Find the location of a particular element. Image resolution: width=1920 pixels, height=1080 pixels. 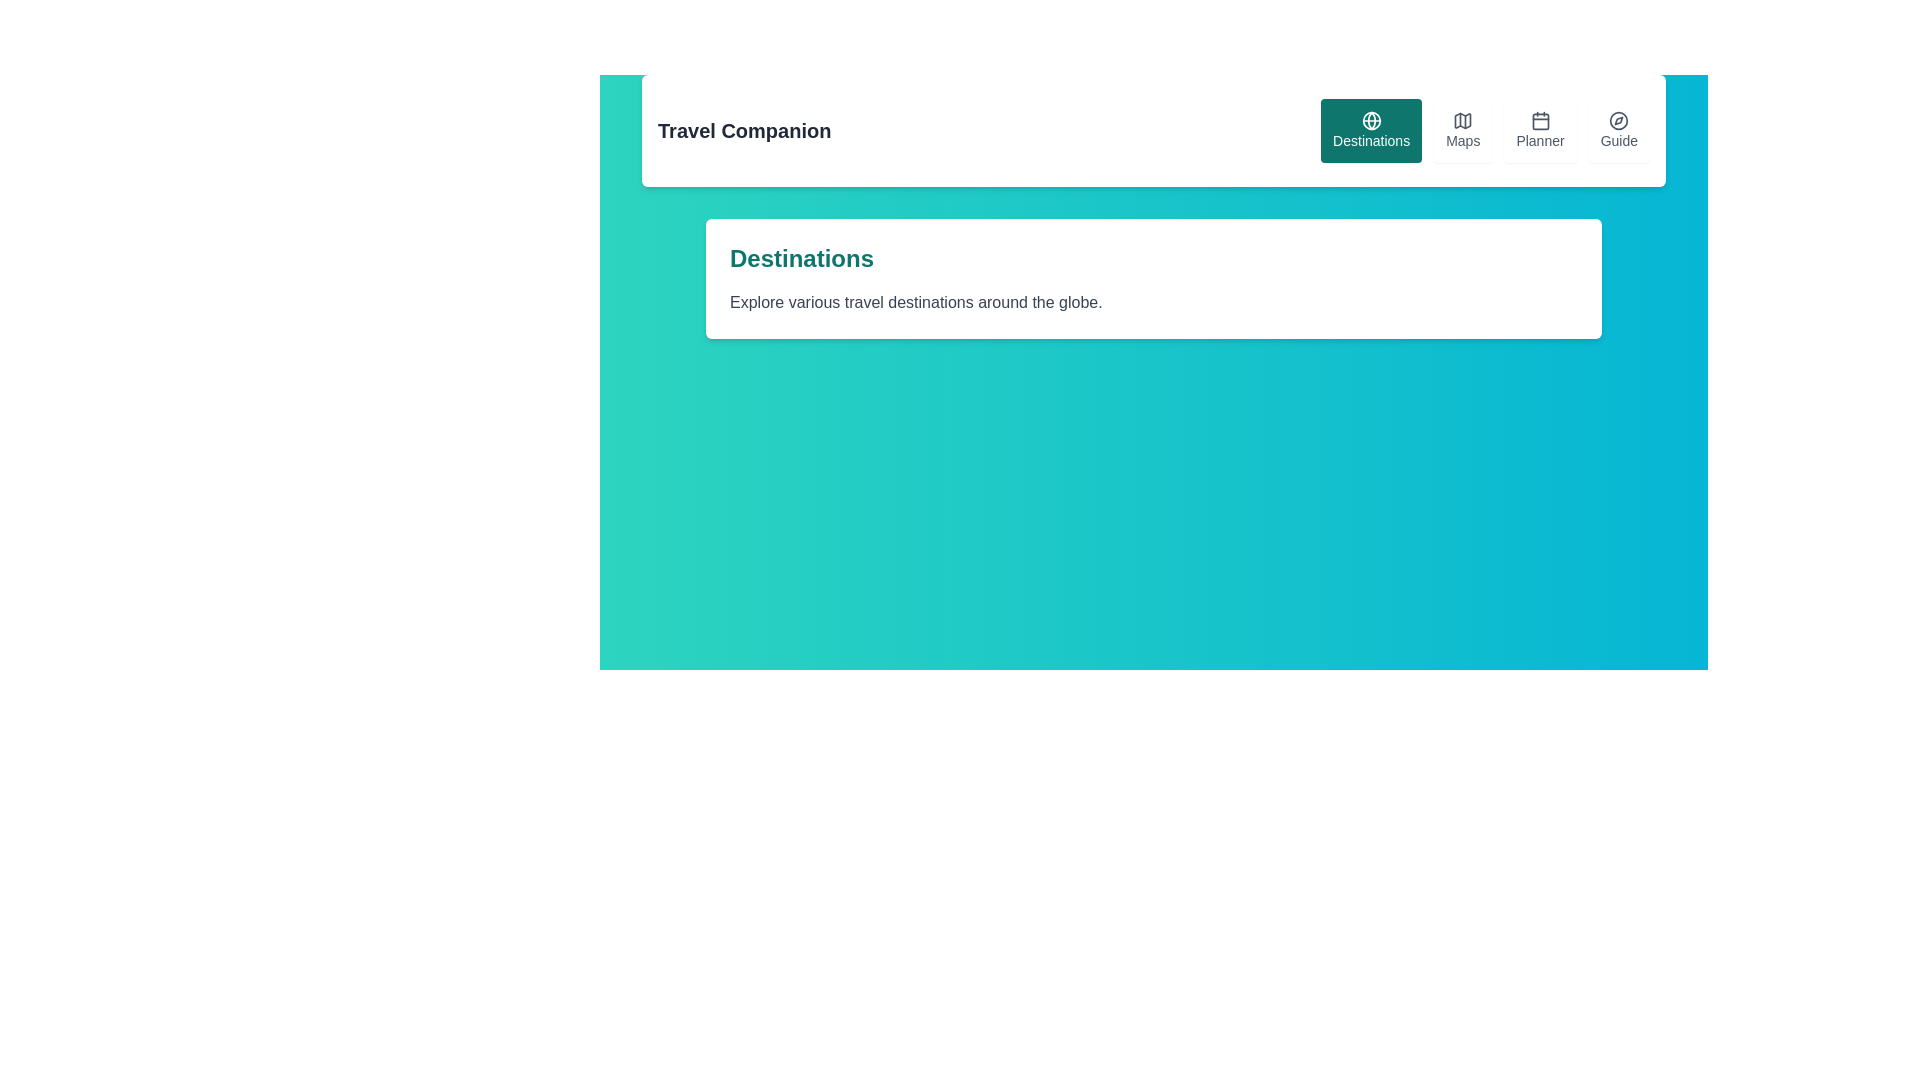

the 'Maps' button, which is the second button in a horizontal list of four buttons located in the top-right corner of the interface is located at coordinates (1463, 131).